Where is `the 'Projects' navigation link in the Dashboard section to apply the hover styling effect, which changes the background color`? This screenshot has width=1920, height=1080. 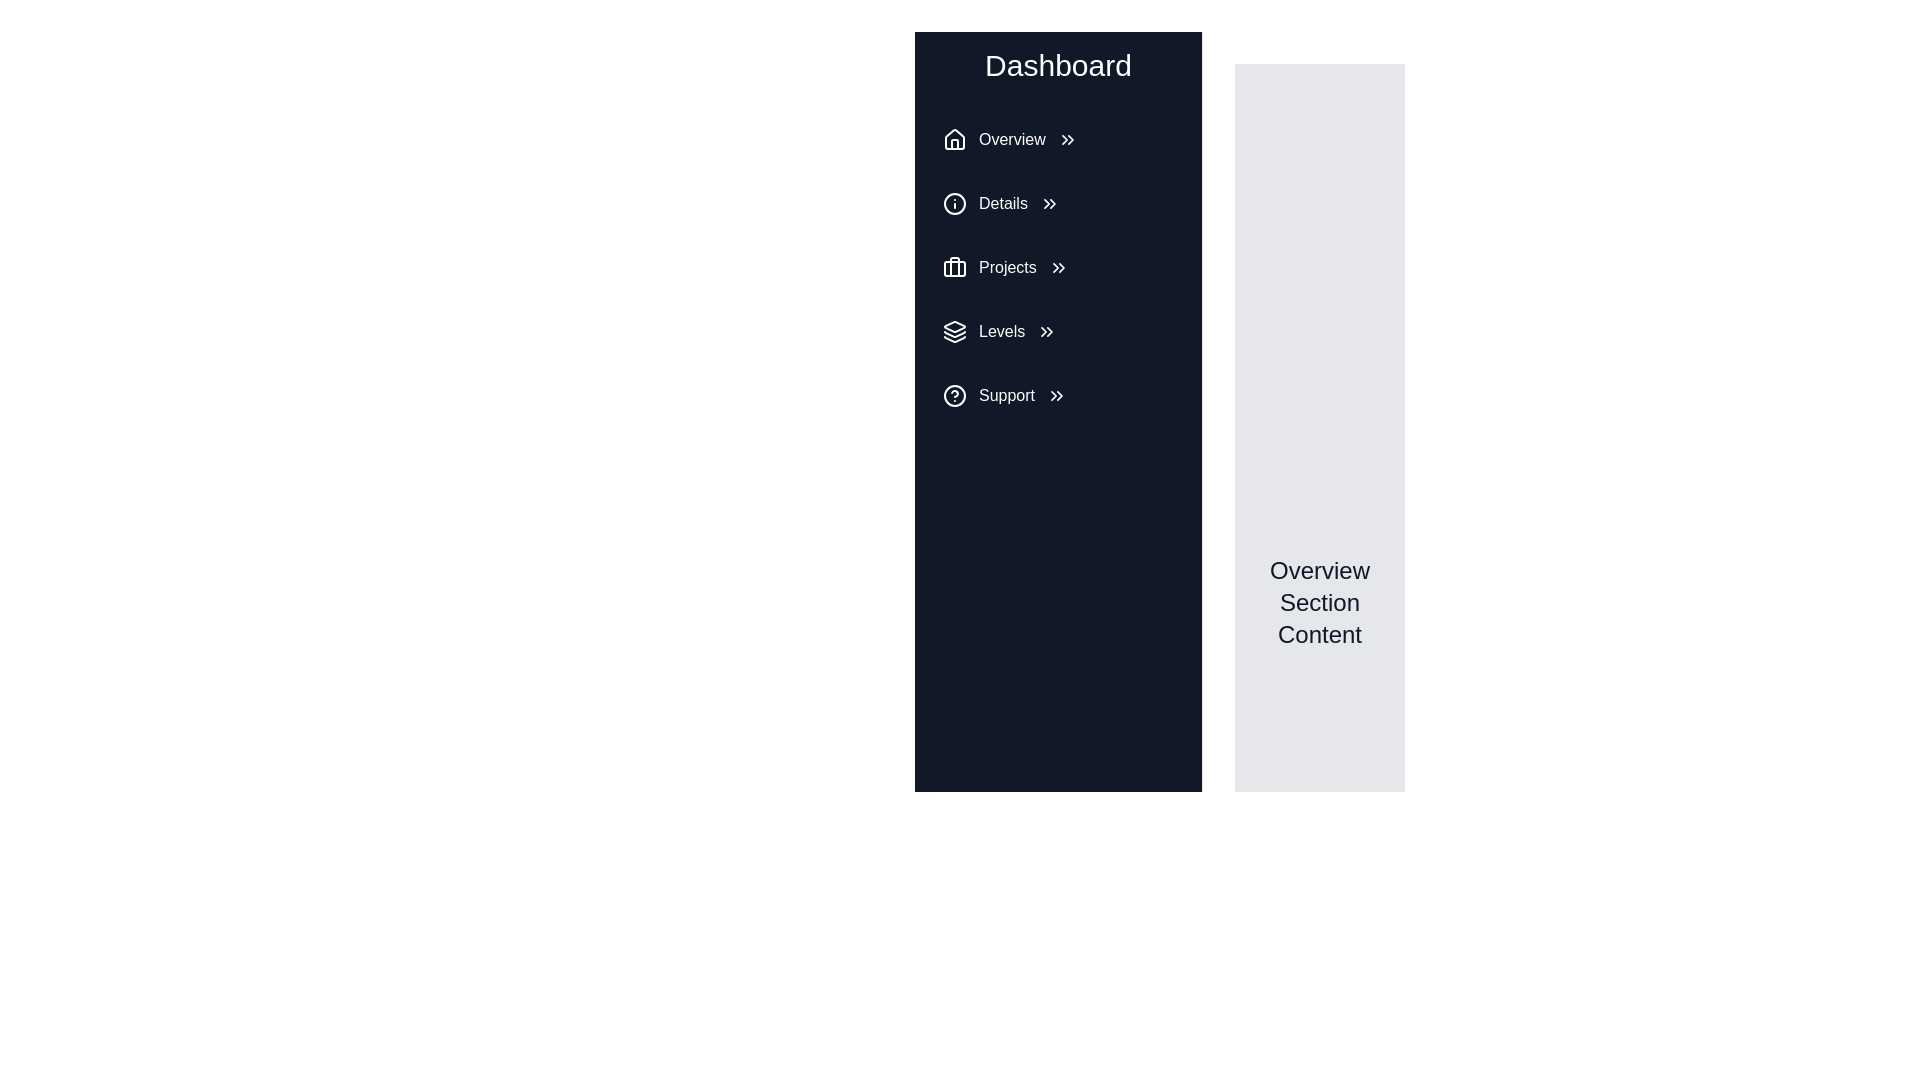
the 'Projects' navigation link in the Dashboard section to apply the hover styling effect, which changes the background color is located at coordinates (1057, 266).